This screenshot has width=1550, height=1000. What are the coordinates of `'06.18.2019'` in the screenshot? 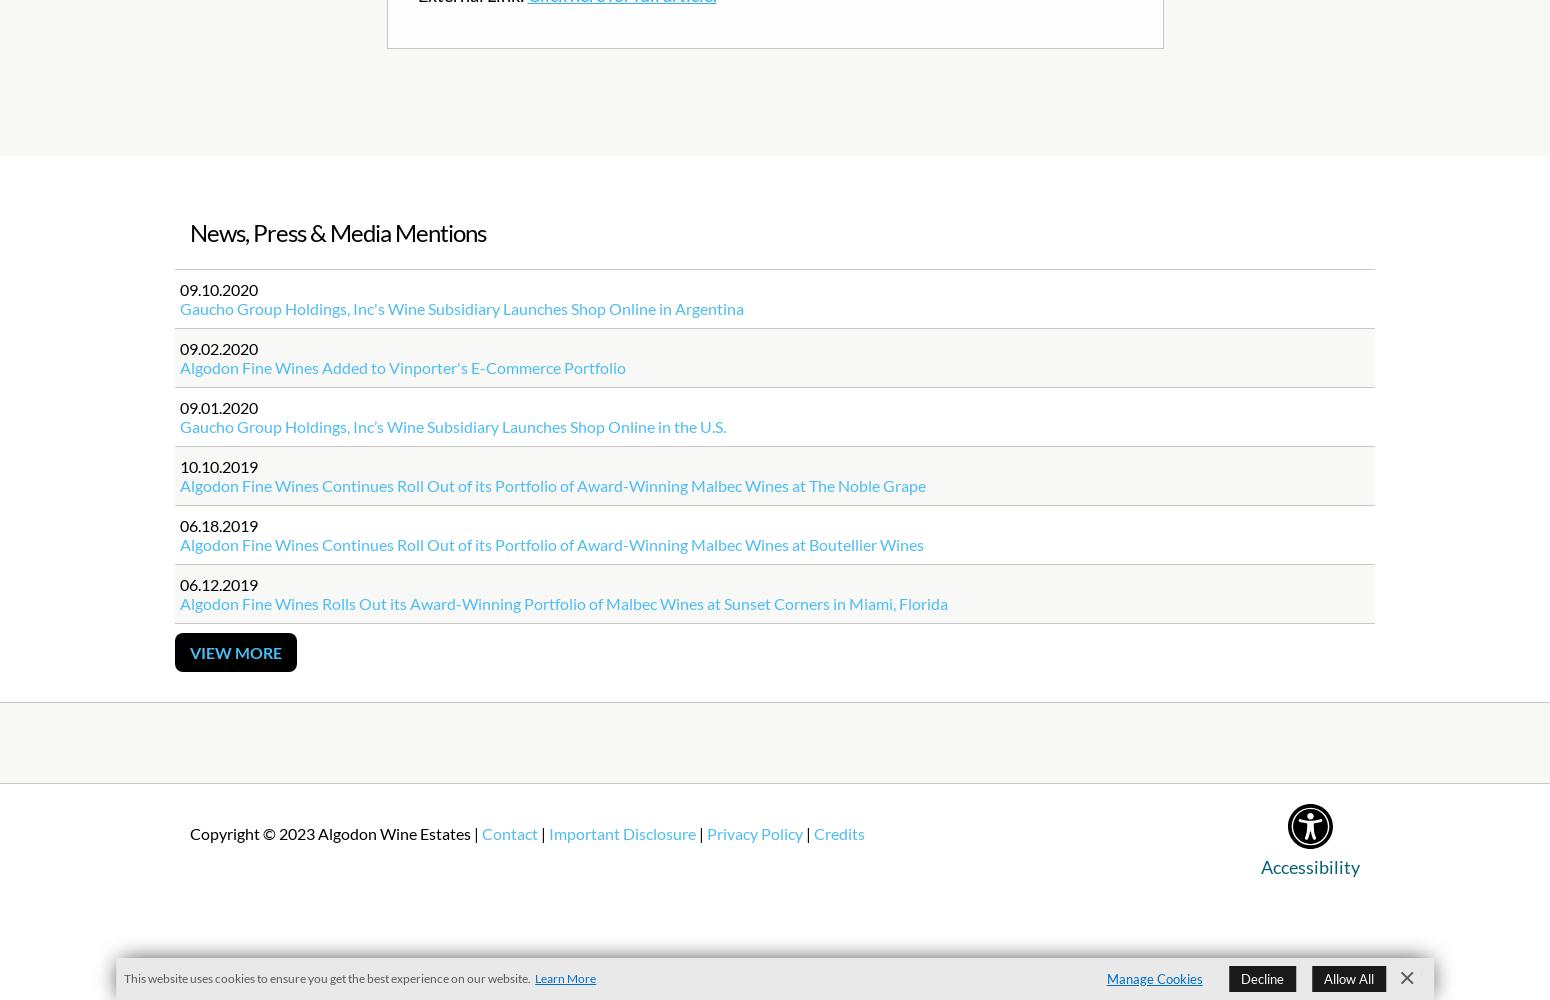 It's located at (178, 525).